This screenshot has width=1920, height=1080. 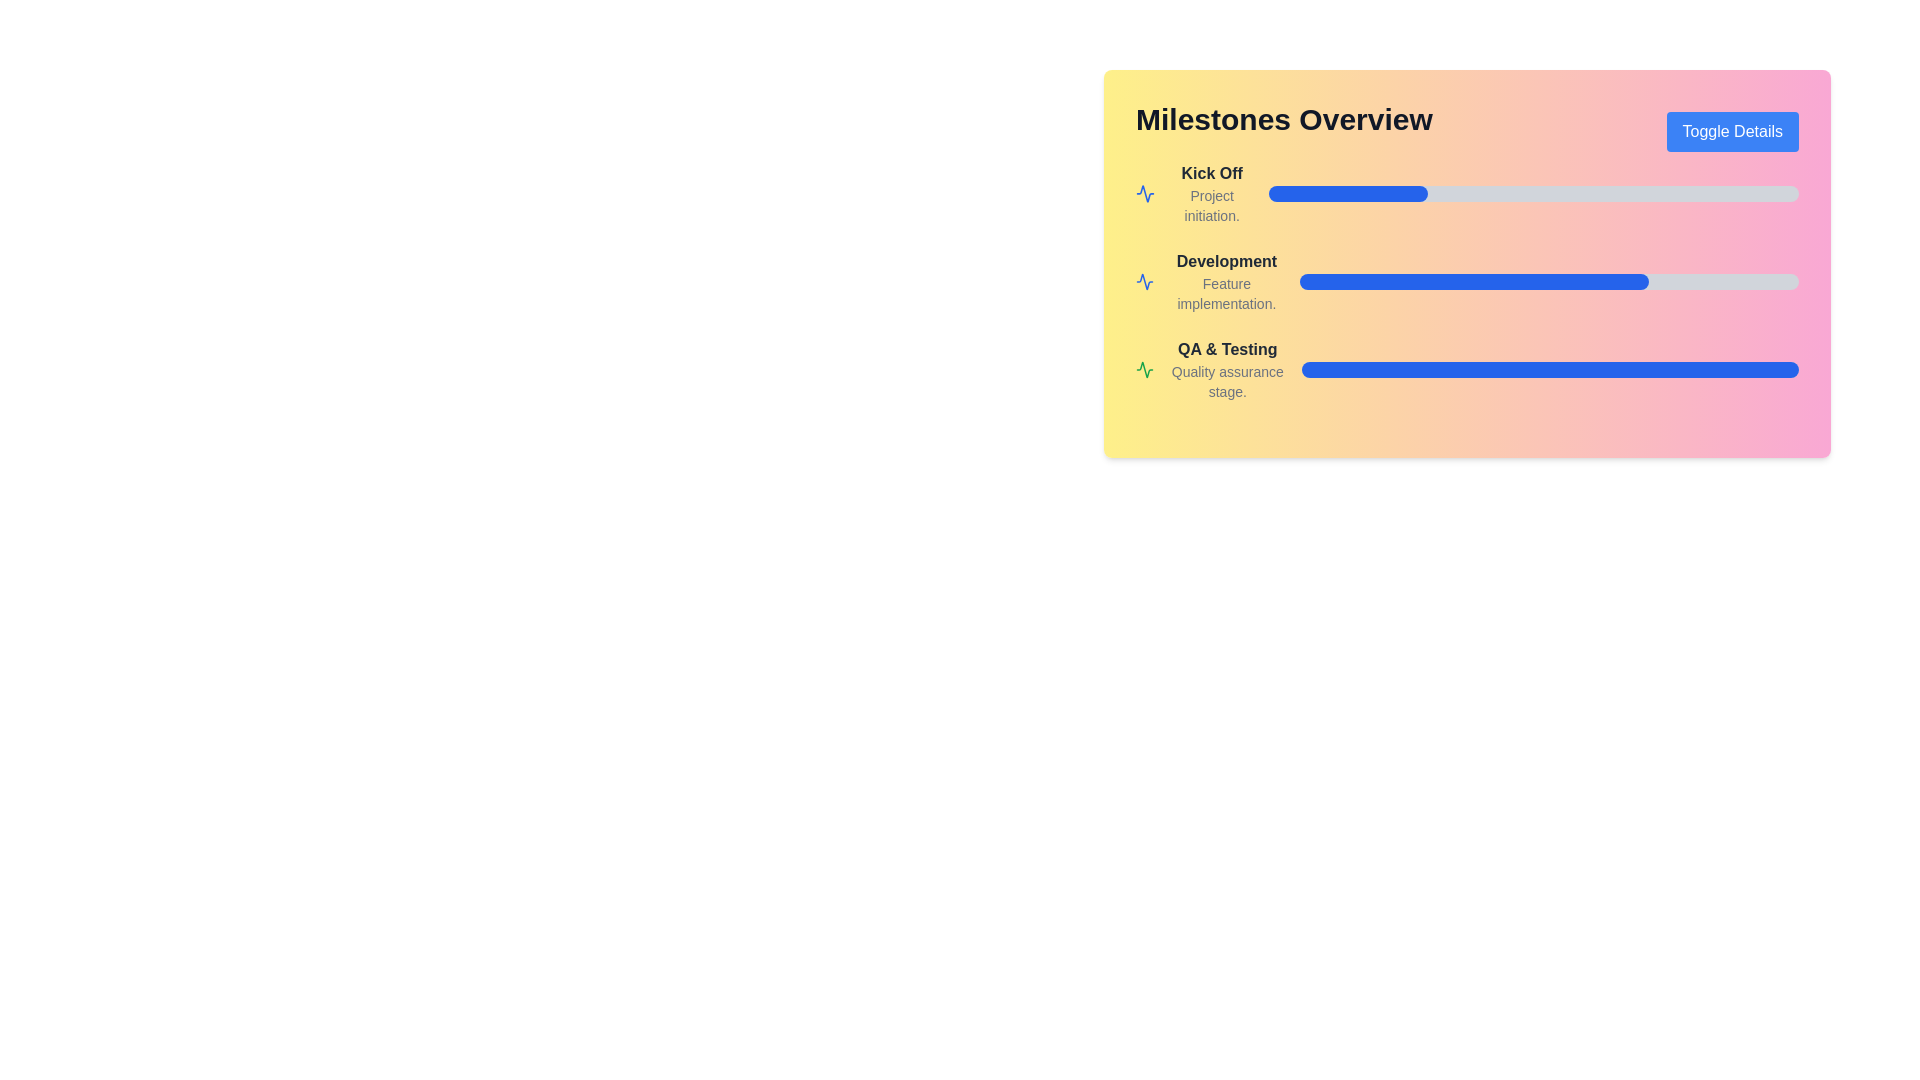 What do you see at coordinates (1145, 193) in the screenshot?
I see `the 'Kick Off' icon in the 'Milestones Overview' section, which symbolizes the initiation of a project and is positioned to the left of the 'Kick Off' text` at bounding box center [1145, 193].